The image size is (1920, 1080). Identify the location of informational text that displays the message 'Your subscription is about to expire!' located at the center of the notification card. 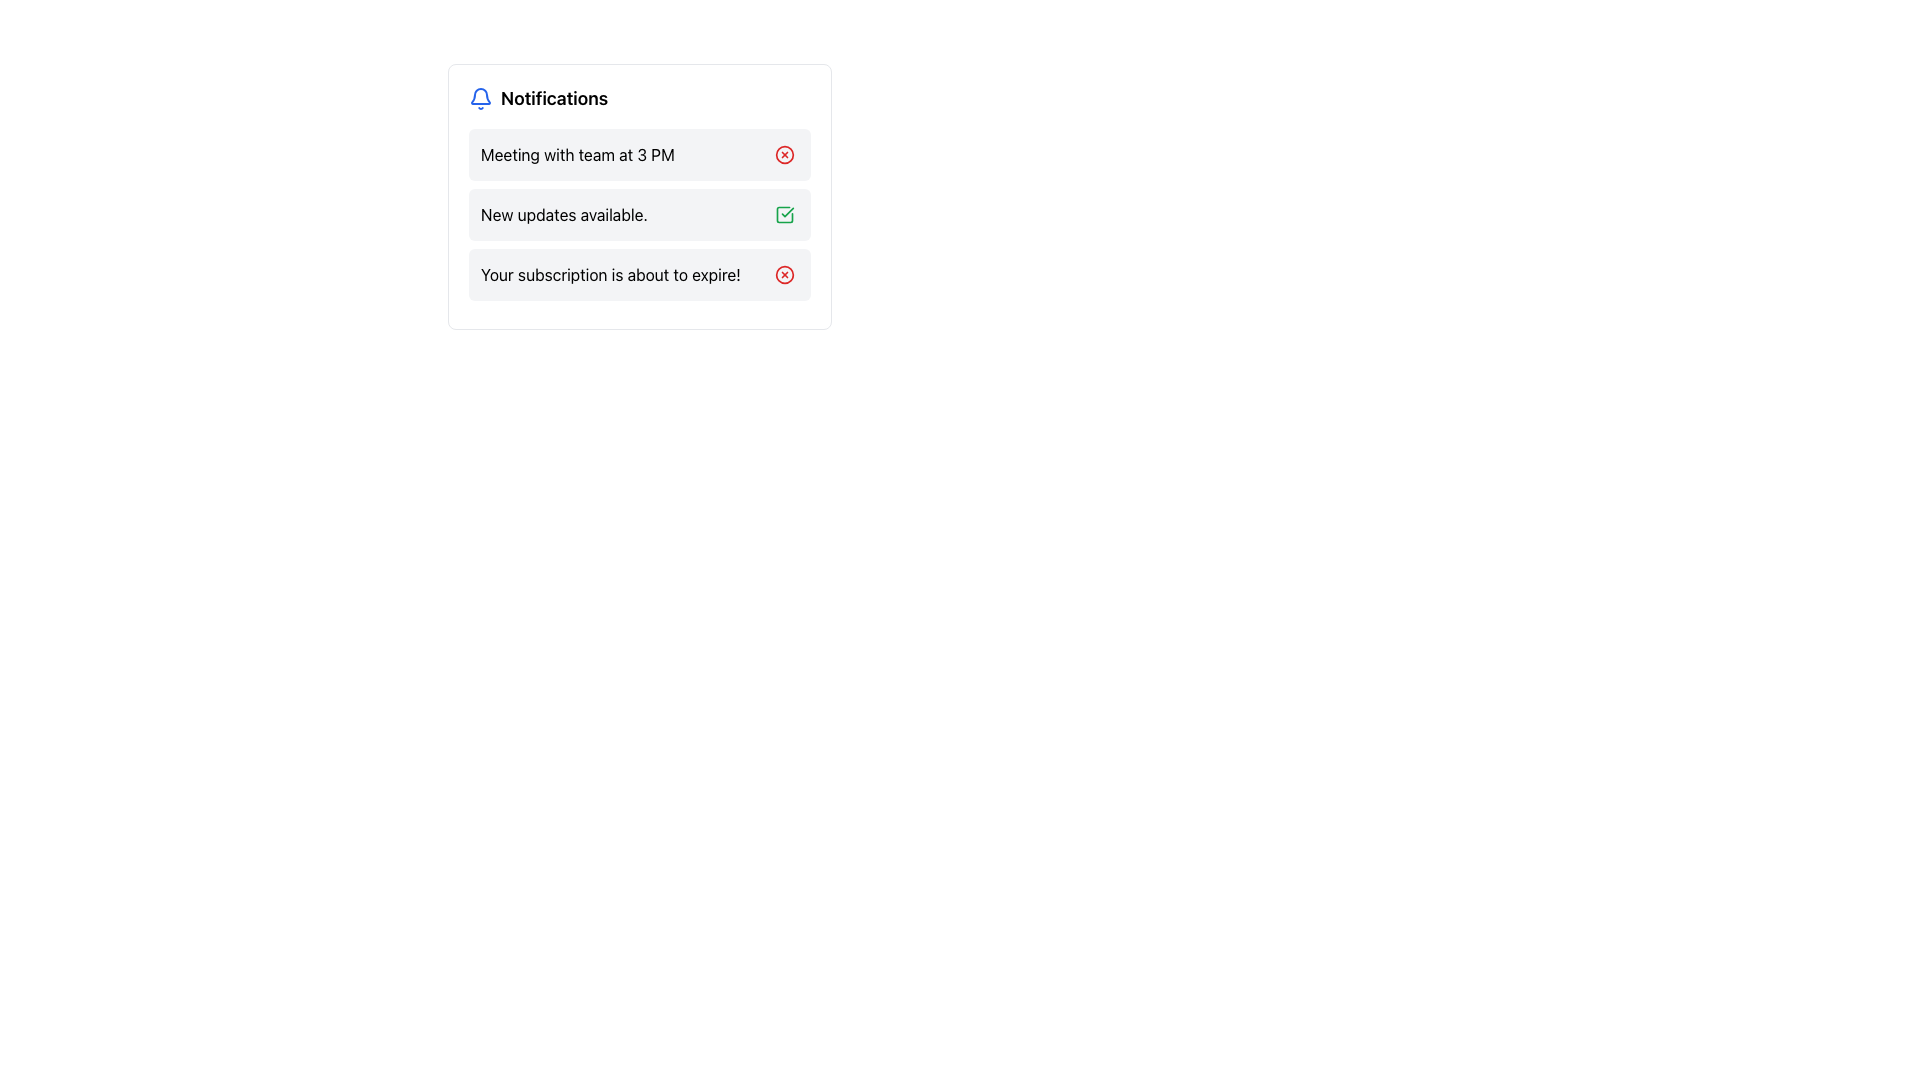
(609, 274).